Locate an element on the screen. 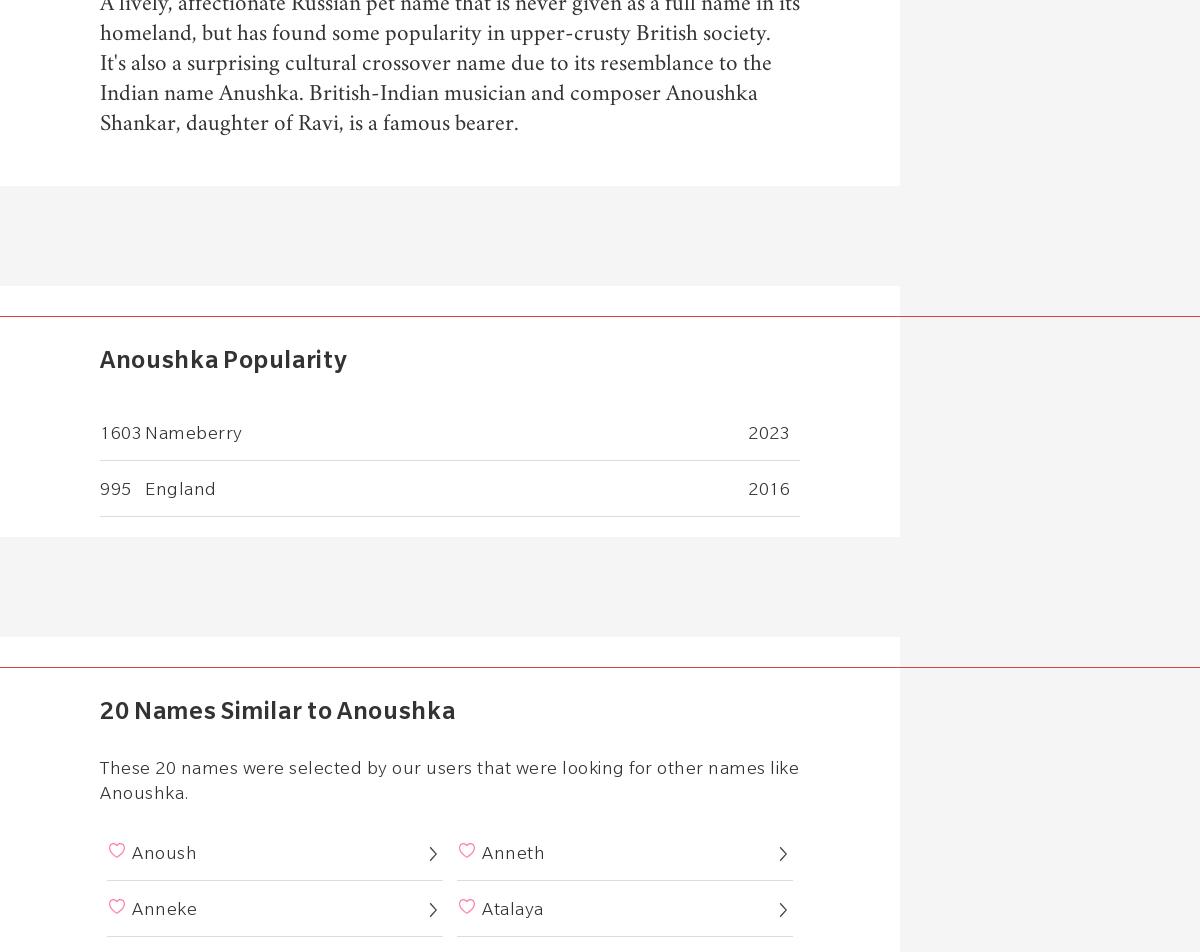  'names were selected by our users that were looking for other names like' is located at coordinates (486, 767).